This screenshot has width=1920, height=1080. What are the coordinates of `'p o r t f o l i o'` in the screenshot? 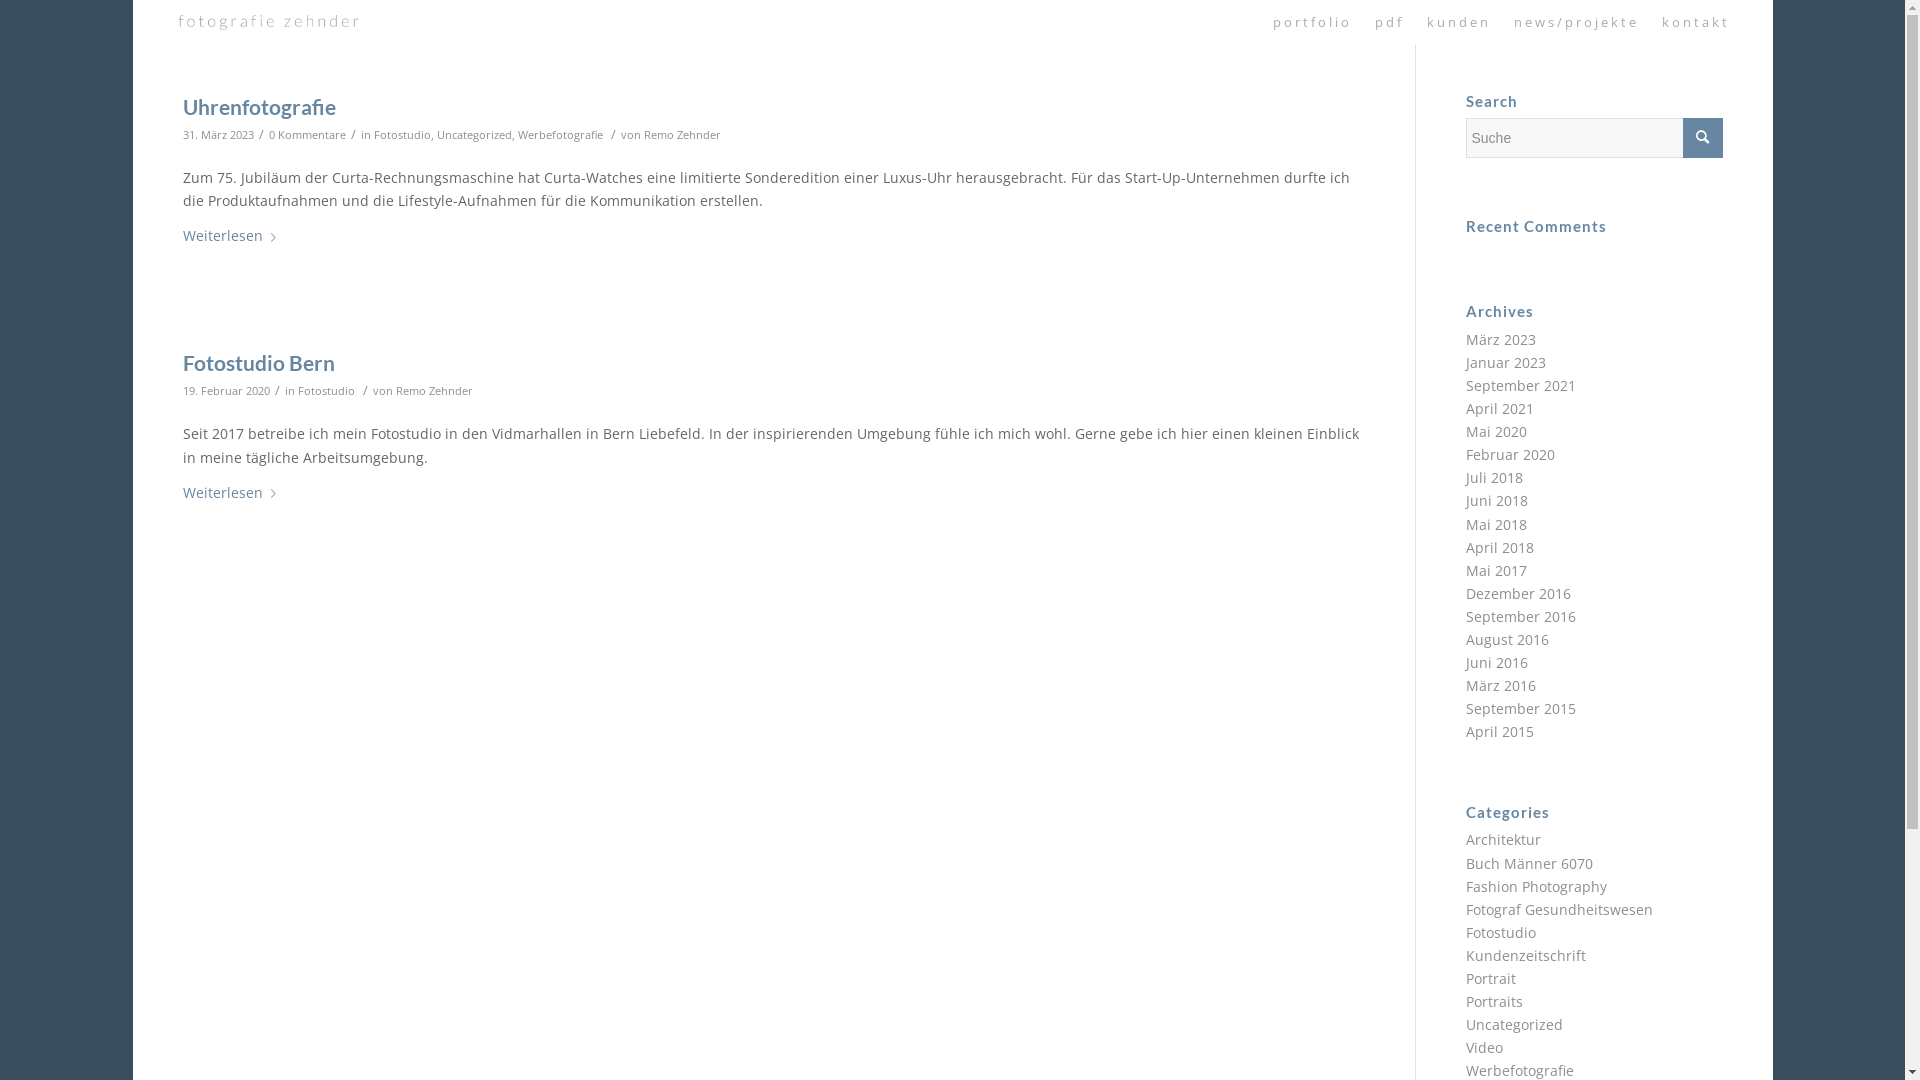 It's located at (1310, 22).